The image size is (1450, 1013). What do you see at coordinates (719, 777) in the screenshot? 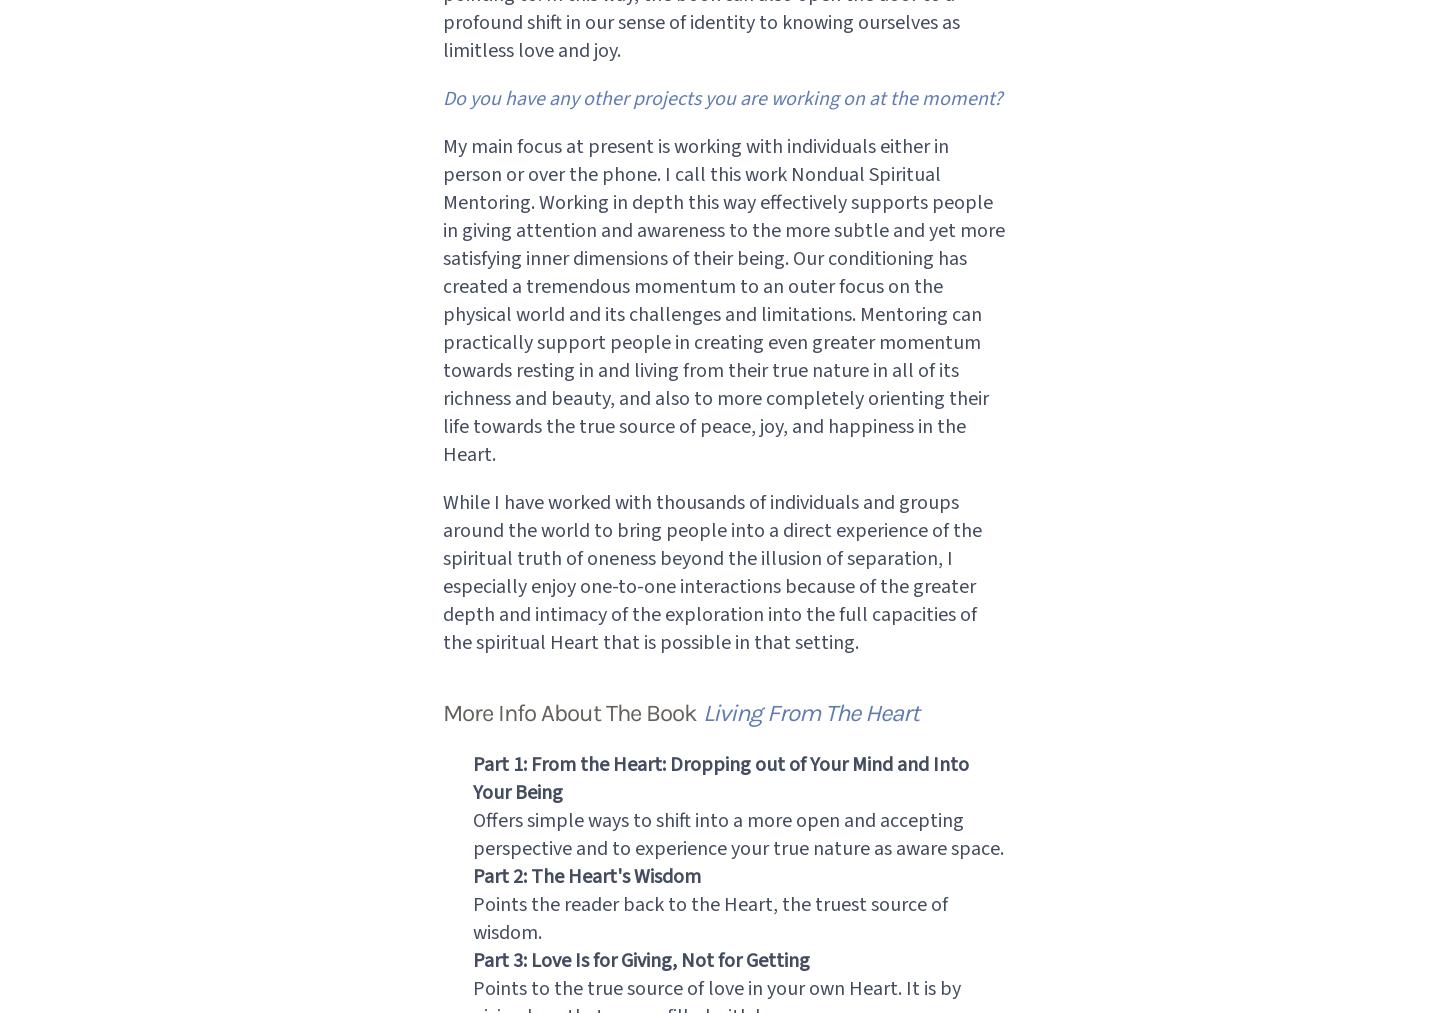
I see `'Part 1: From the Heart: Dropping out of Your Mind and Into Your Being'` at bounding box center [719, 777].